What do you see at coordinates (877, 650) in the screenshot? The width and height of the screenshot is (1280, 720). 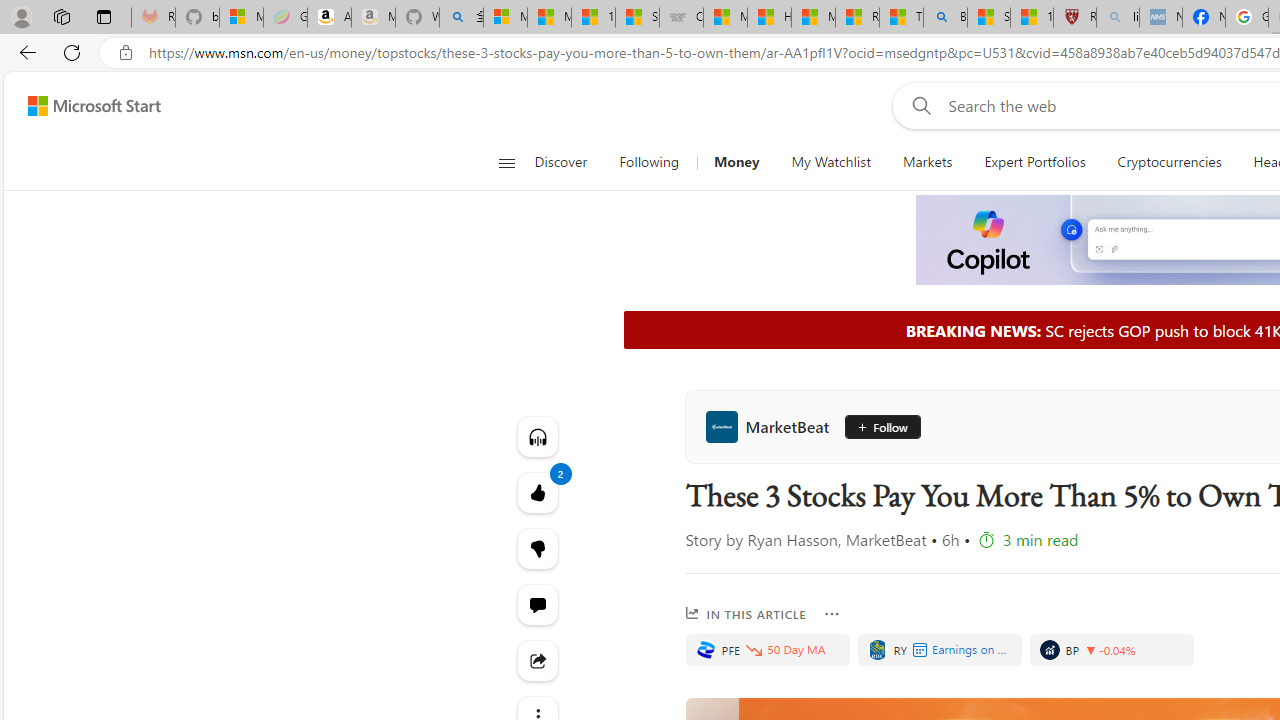 I see `'ROYAL BANK OF CANADA'` at bounding box center [877, 650].